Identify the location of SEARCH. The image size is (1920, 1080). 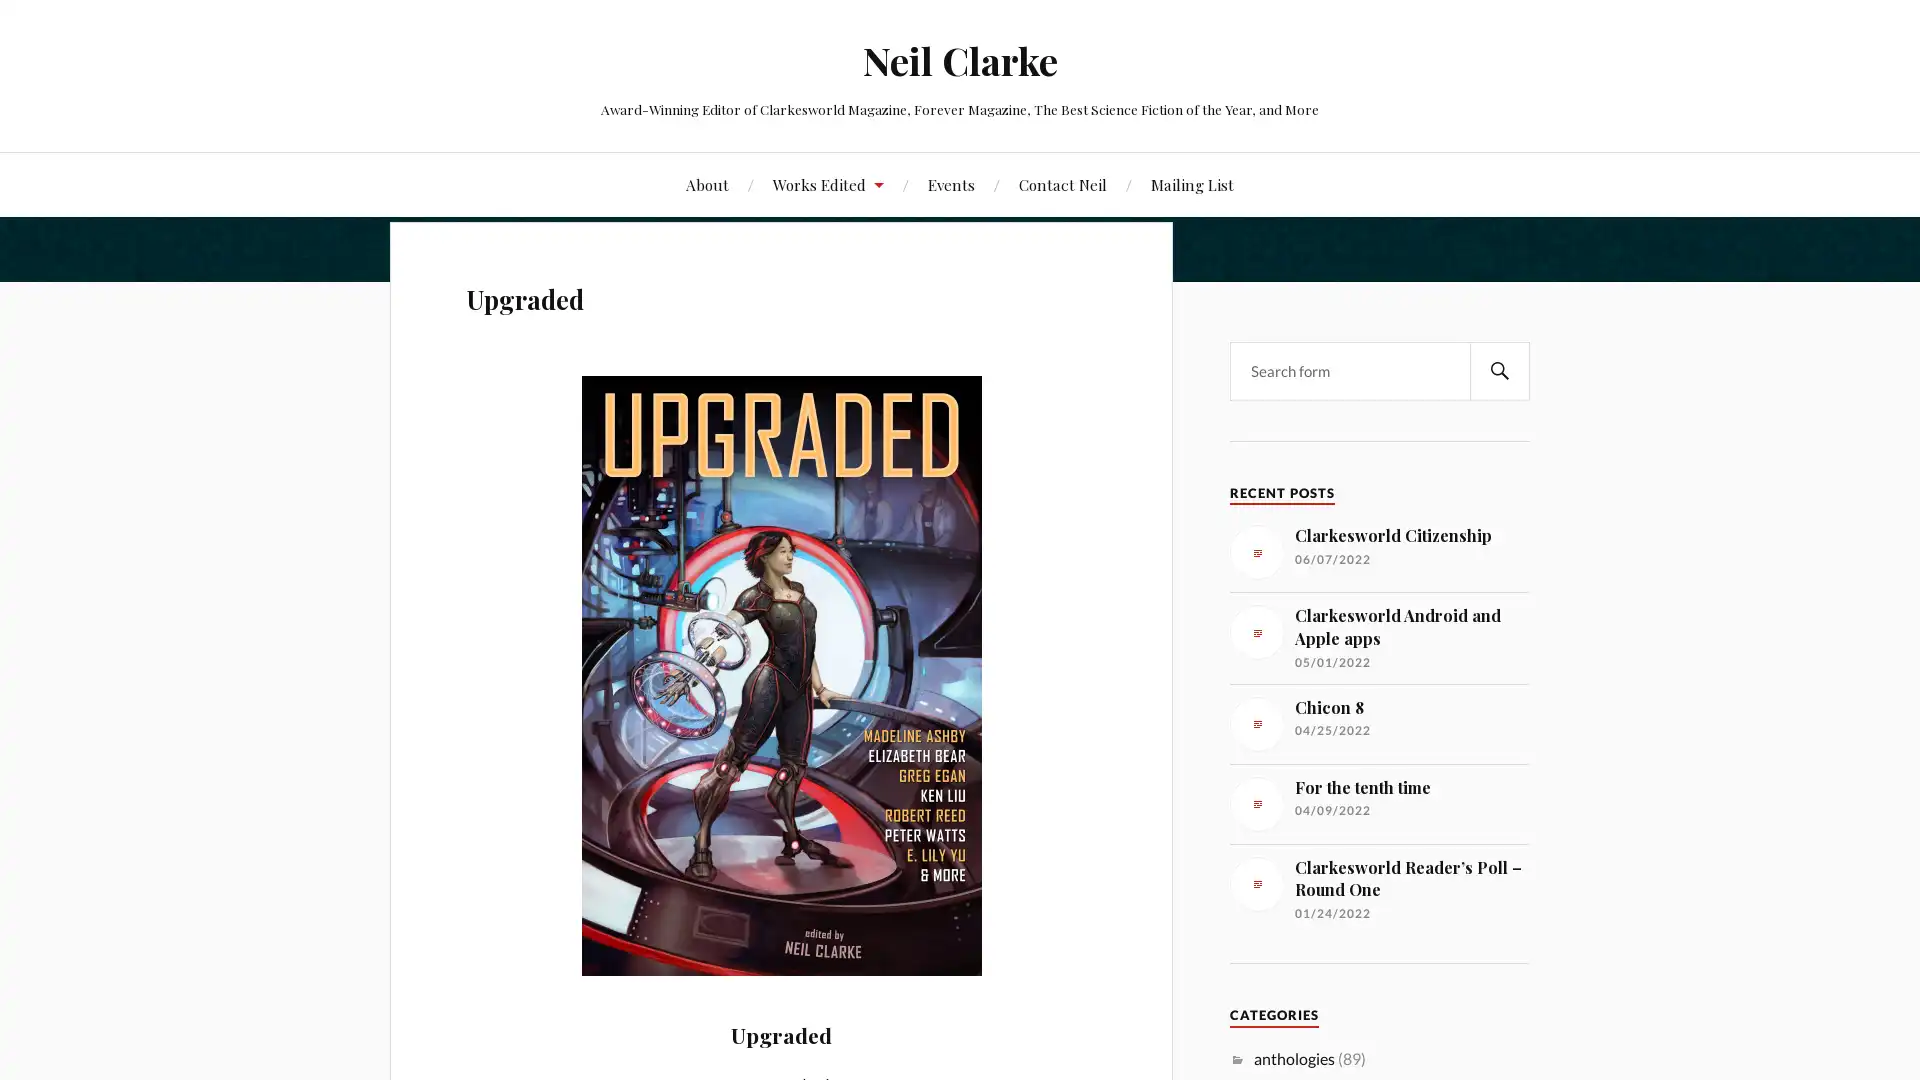
(1499, 370).